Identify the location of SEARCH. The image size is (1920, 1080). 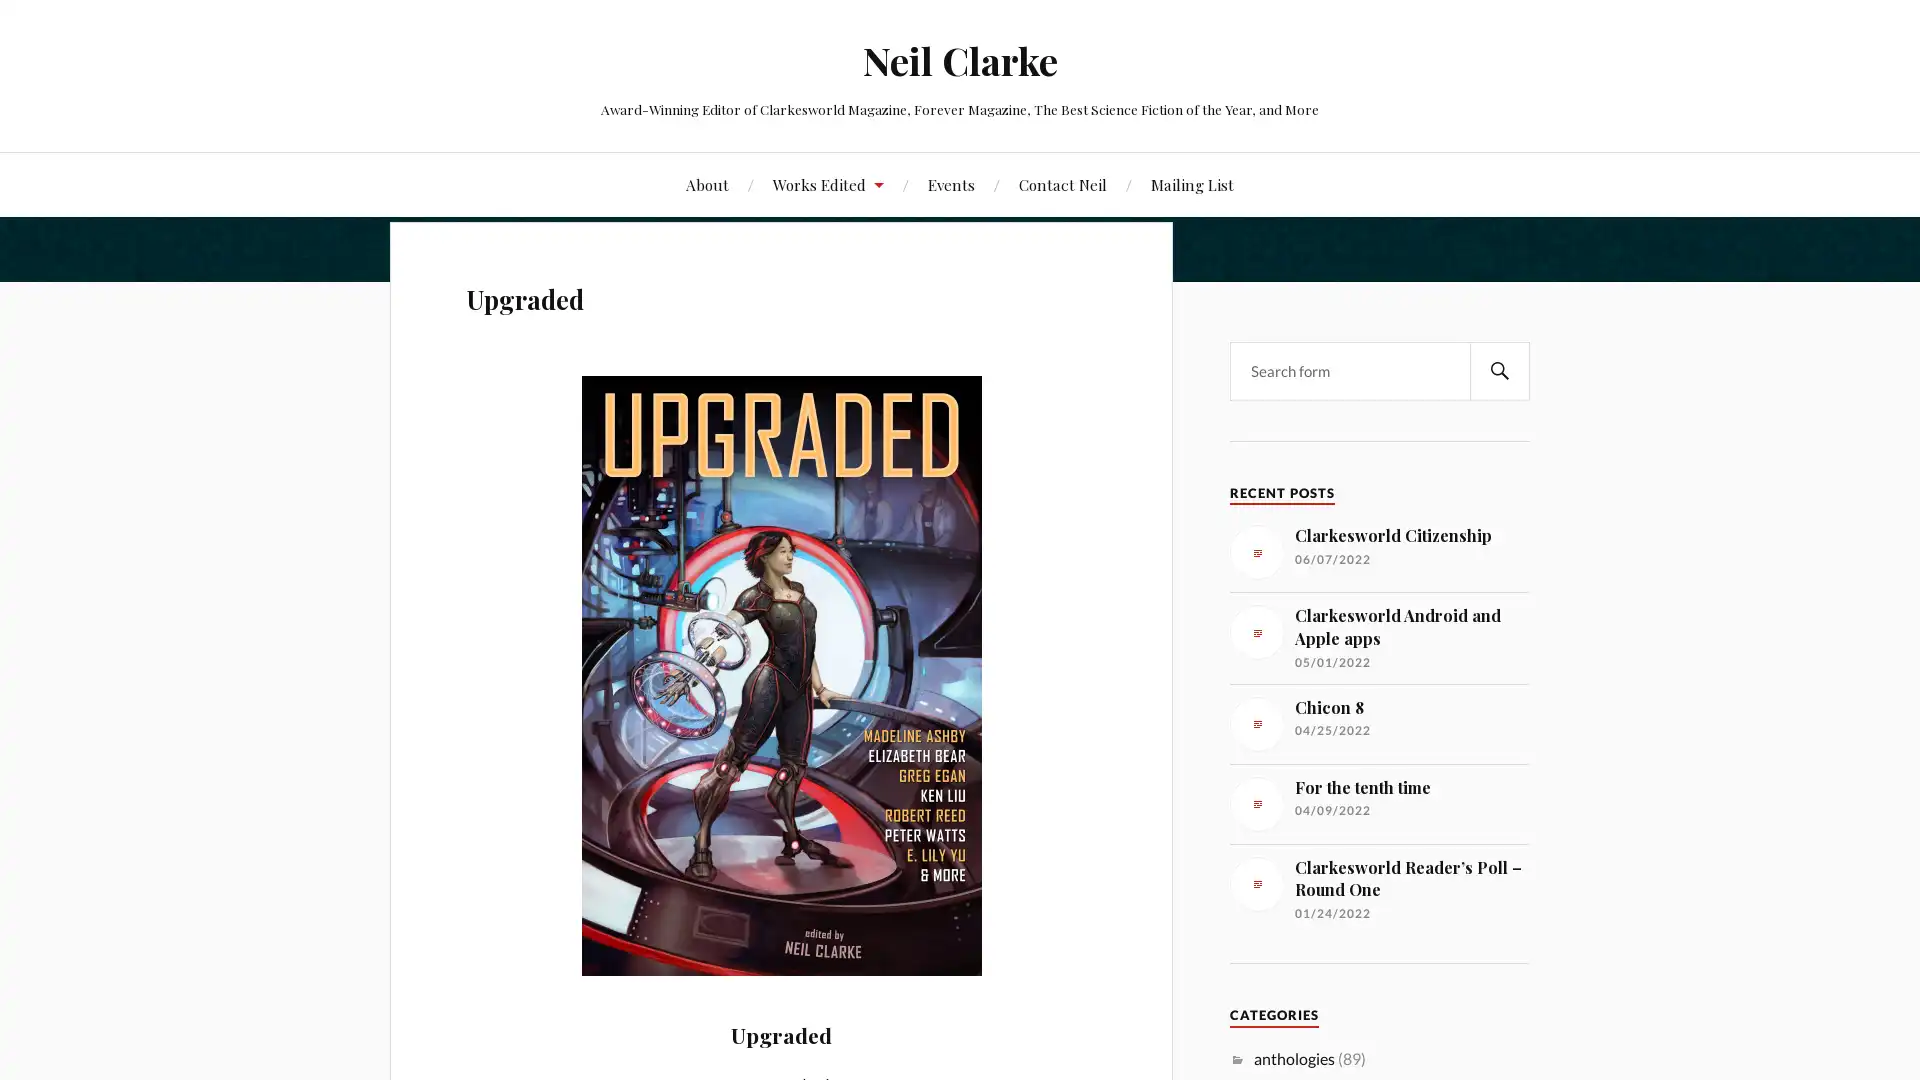
(1499, 370).